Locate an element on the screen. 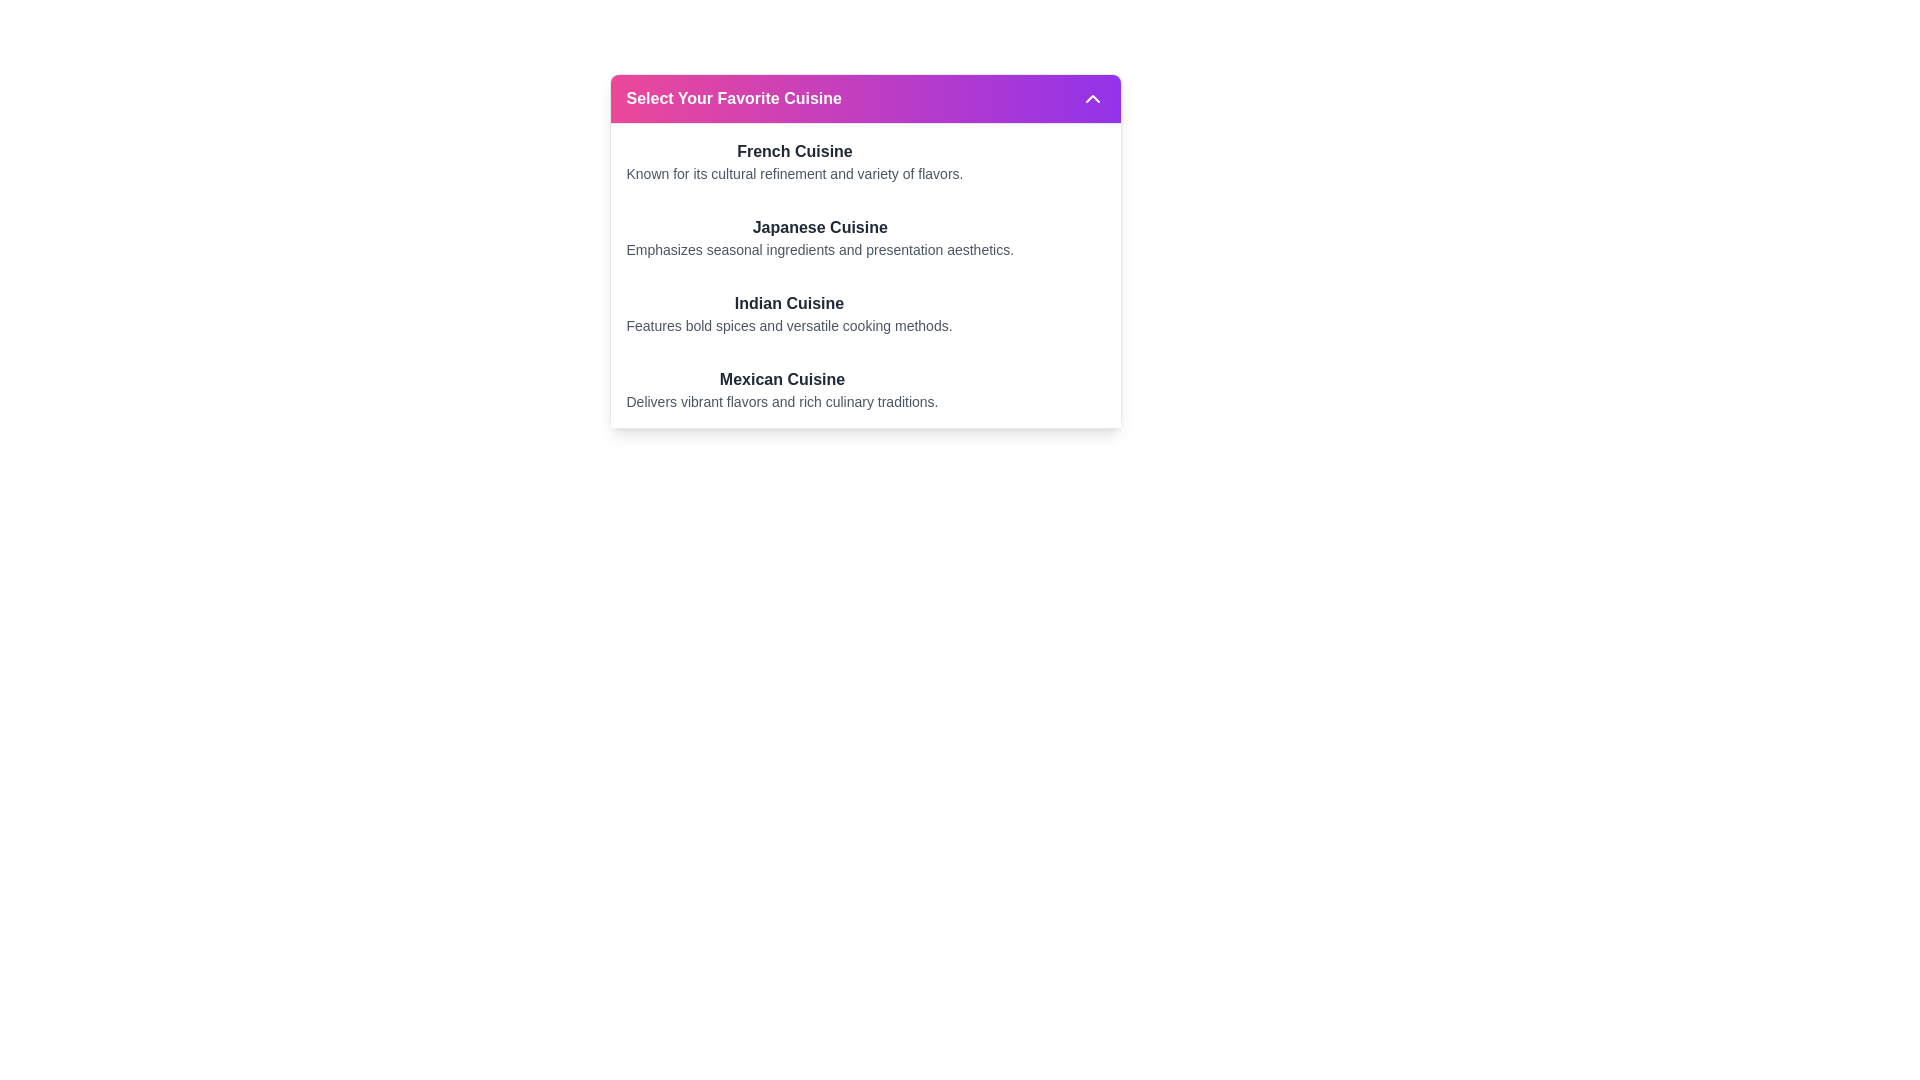  description of the text block that states 'Delivers vibrant flavors and rich culinary traditions.' under the bold heading 'Mexican Cuisine' is located at coordinates (865, 389).